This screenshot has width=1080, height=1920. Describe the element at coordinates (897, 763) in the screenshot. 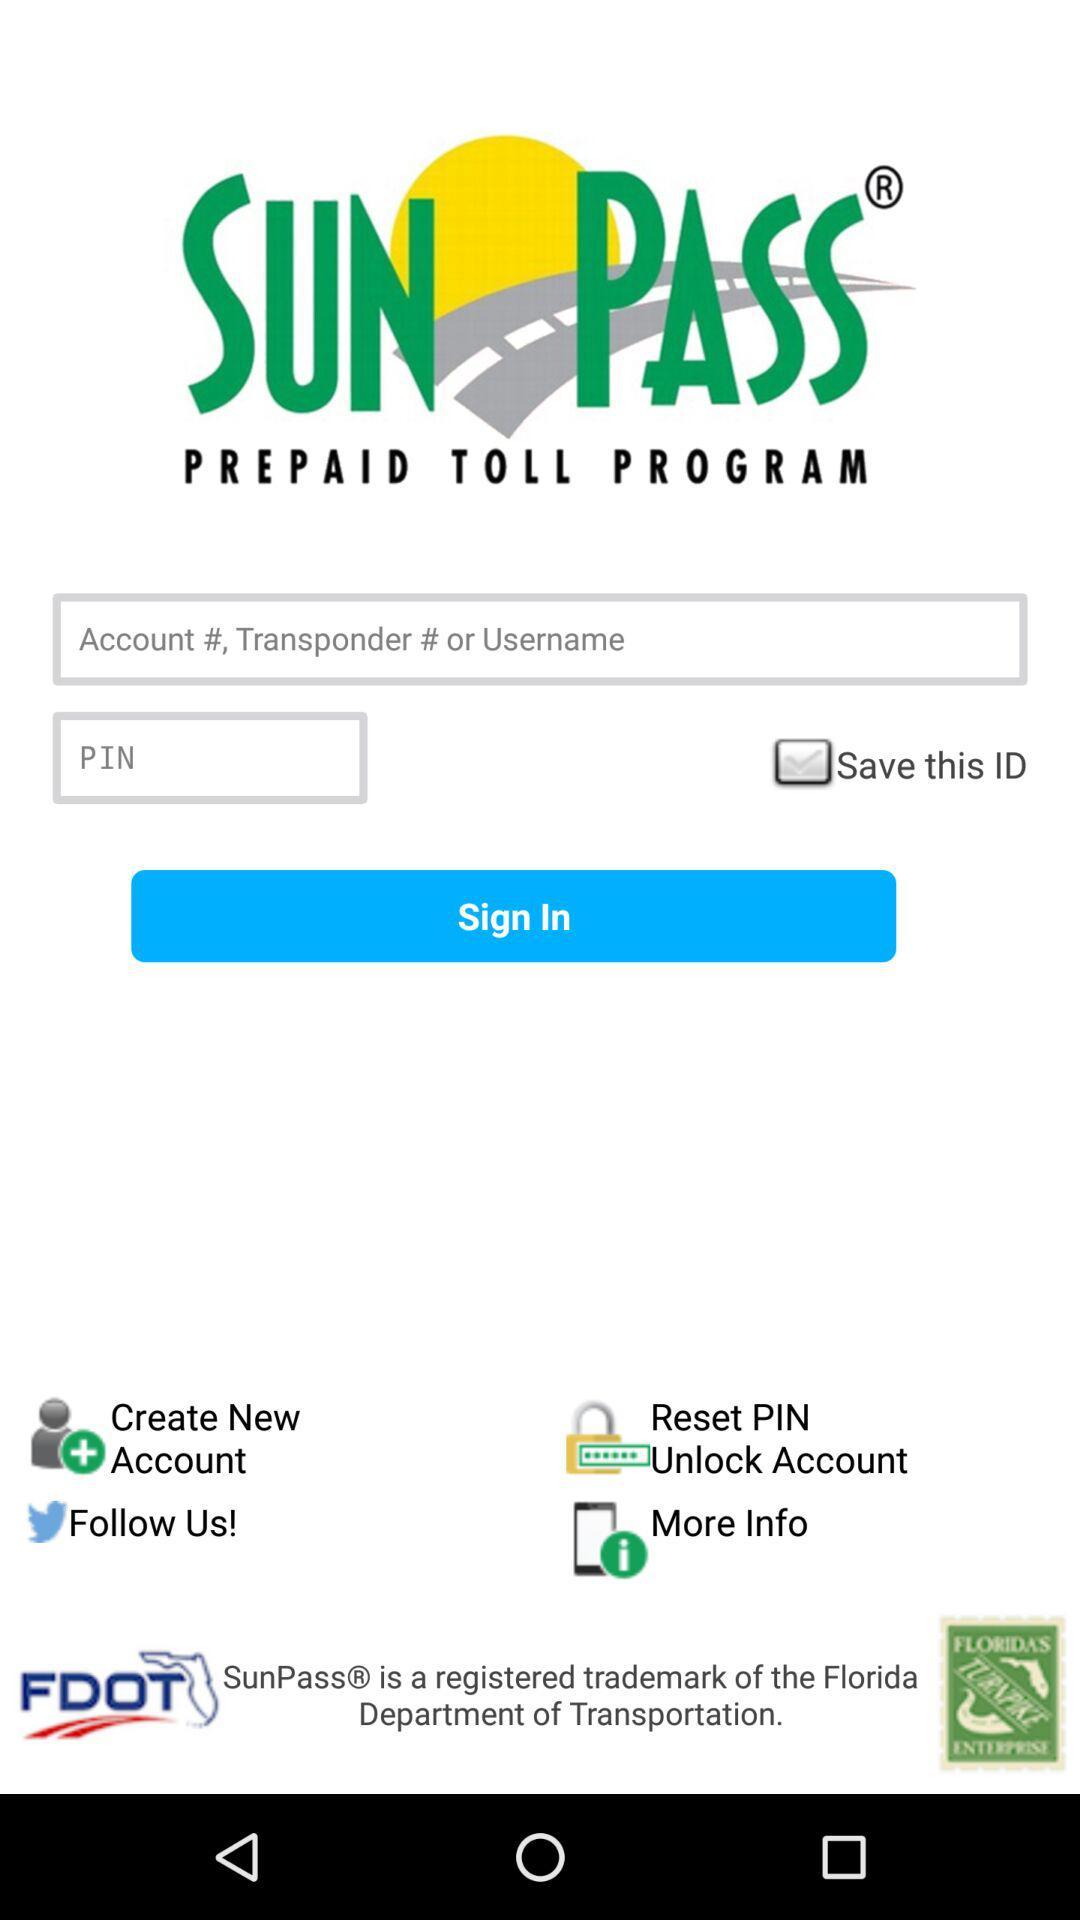

I see `the save this id checkbox` at that location.